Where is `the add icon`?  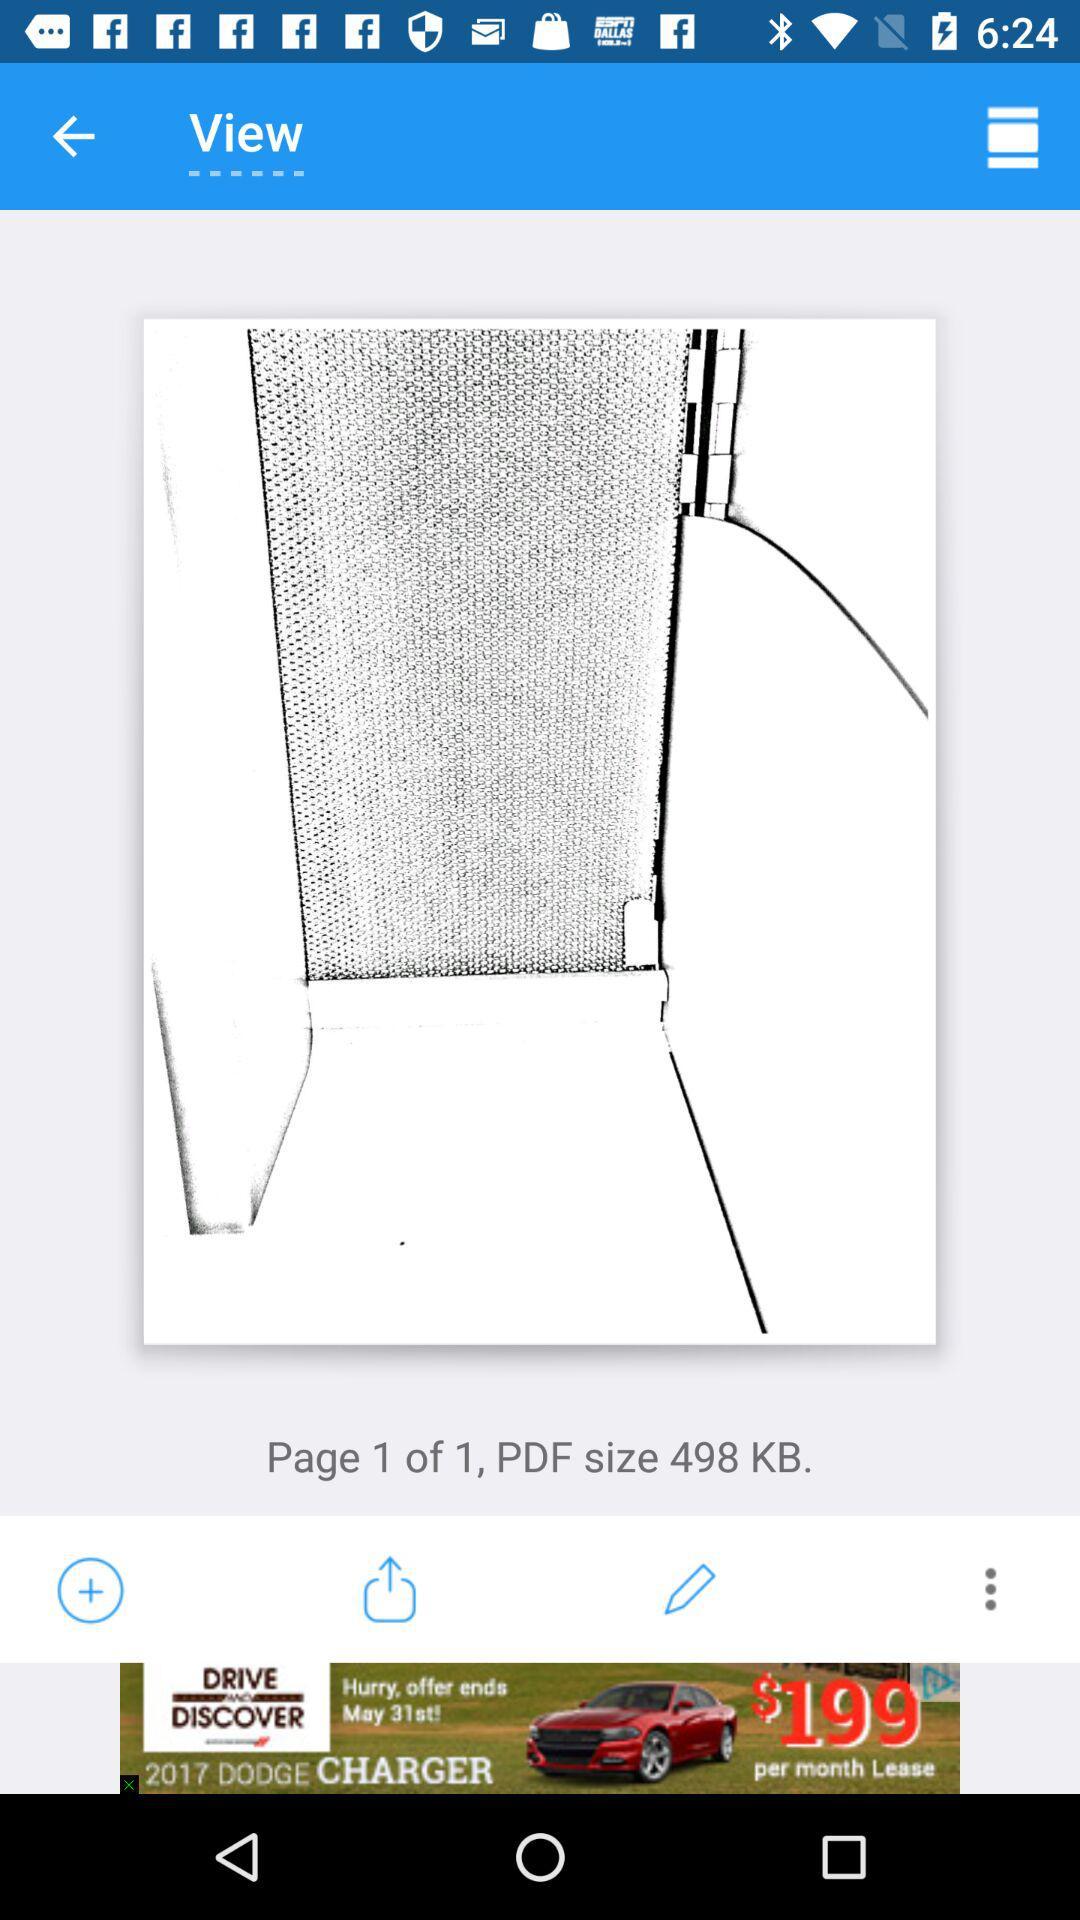 the add icon is located at coordinates (88, 1588).